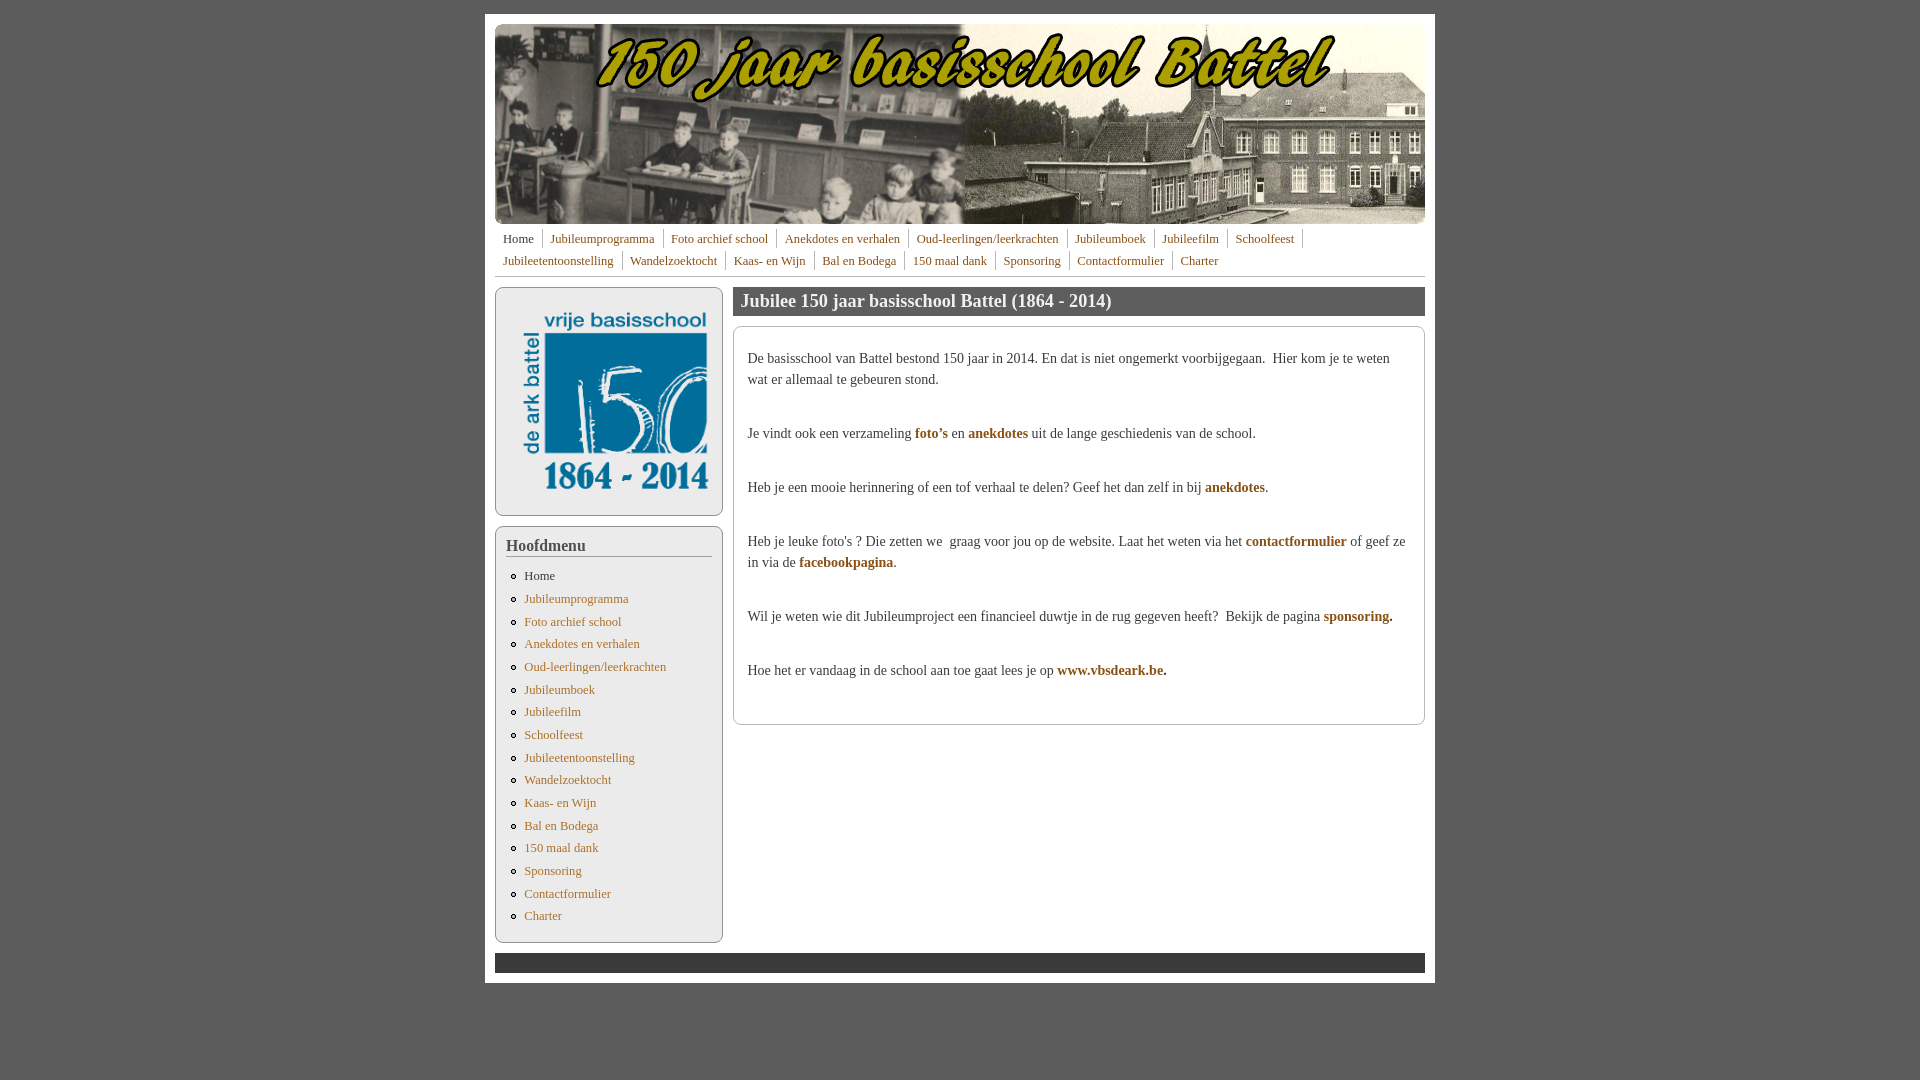 The width and height of the screenshot is (1920, 1080). I want to click on 'Schoolfeest', so click(1263, 238).